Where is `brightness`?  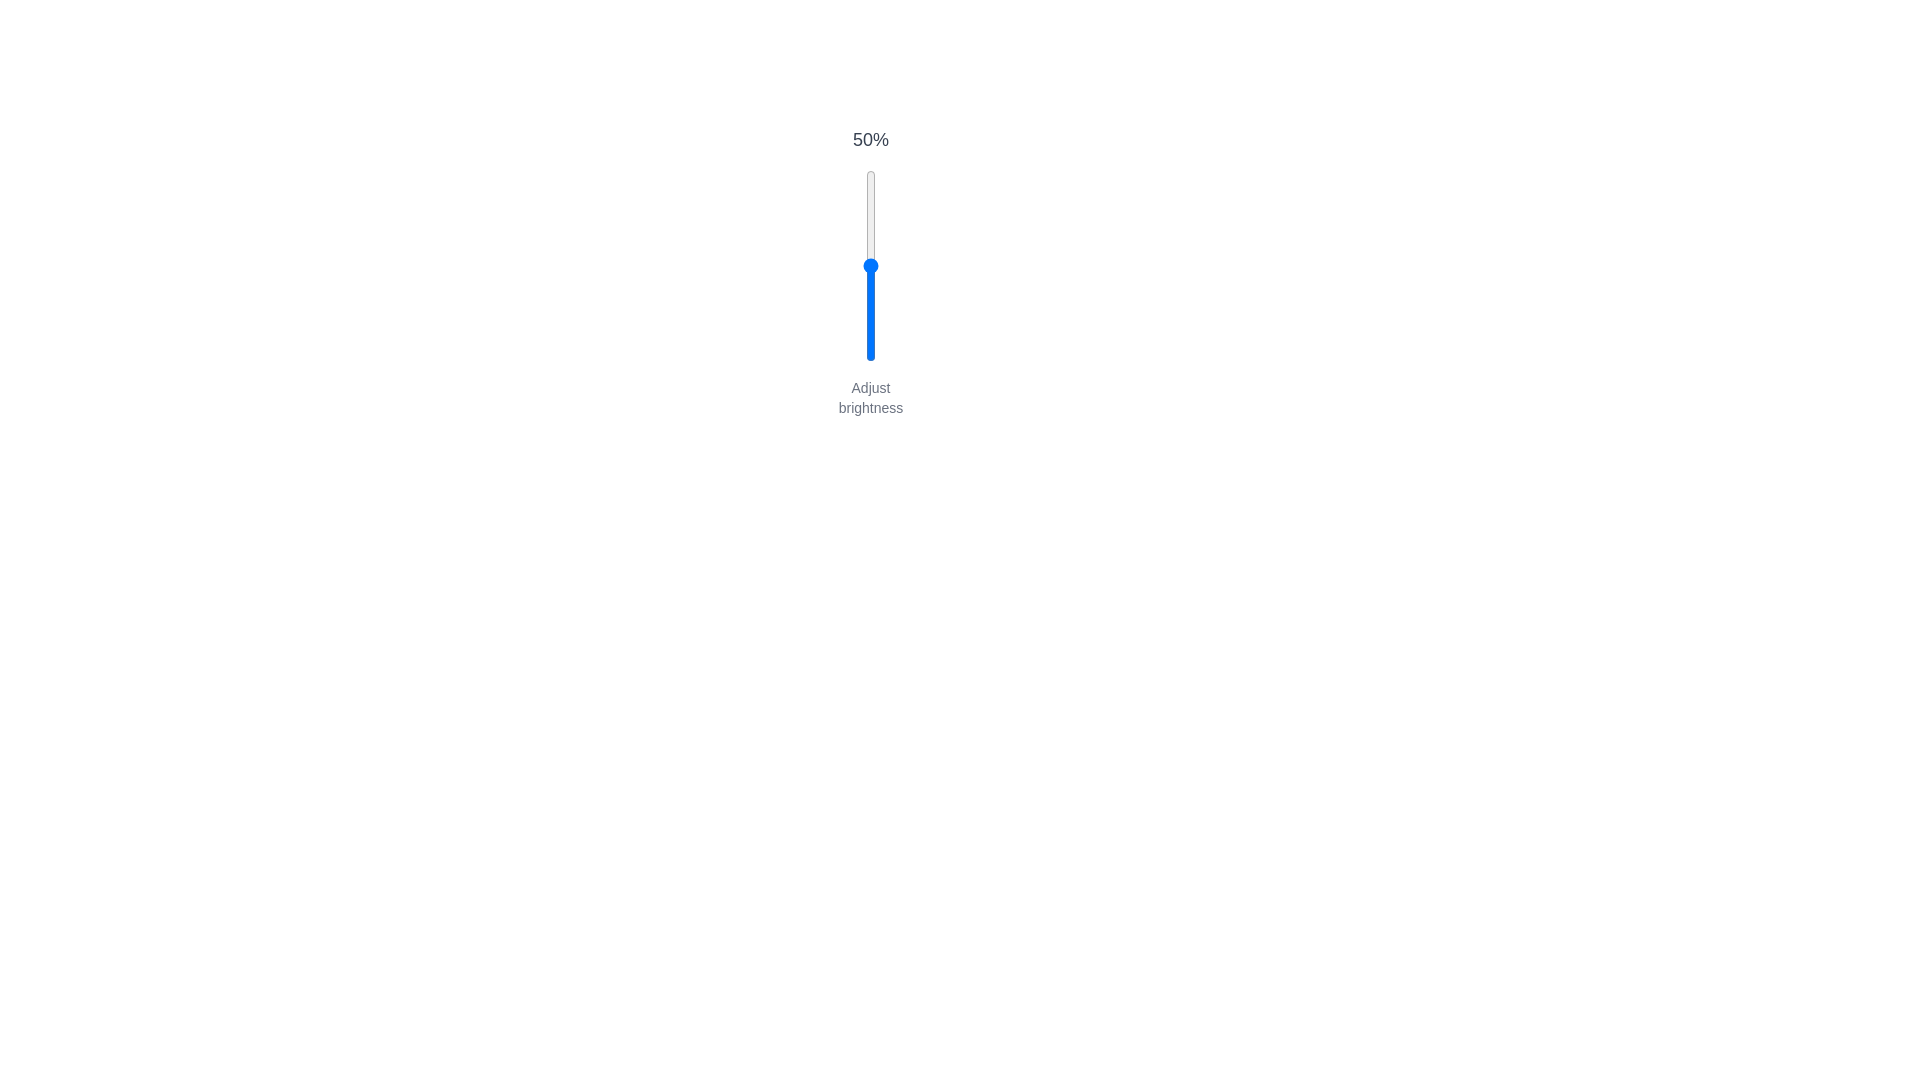 brightness is located at coordinates (870, 189).